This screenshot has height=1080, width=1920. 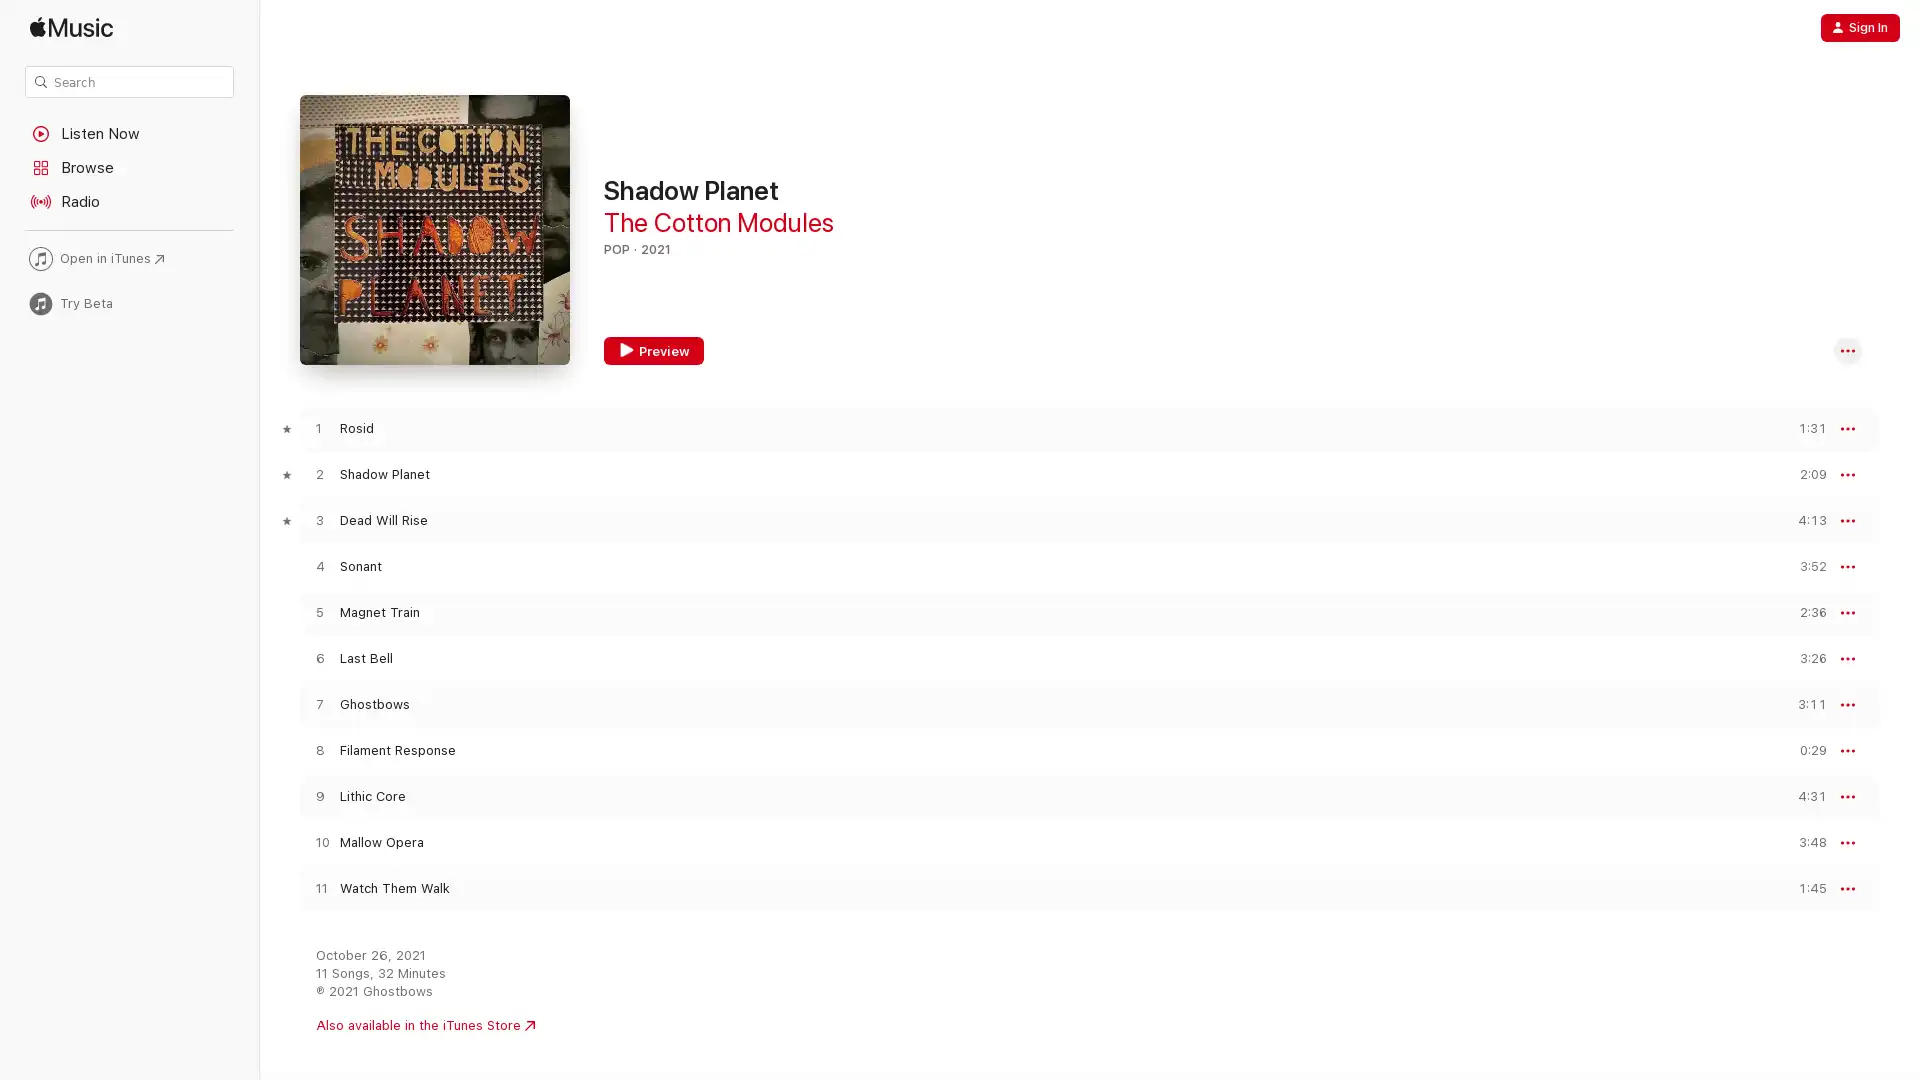 I want to click on More, so click(x=1847, y=427).